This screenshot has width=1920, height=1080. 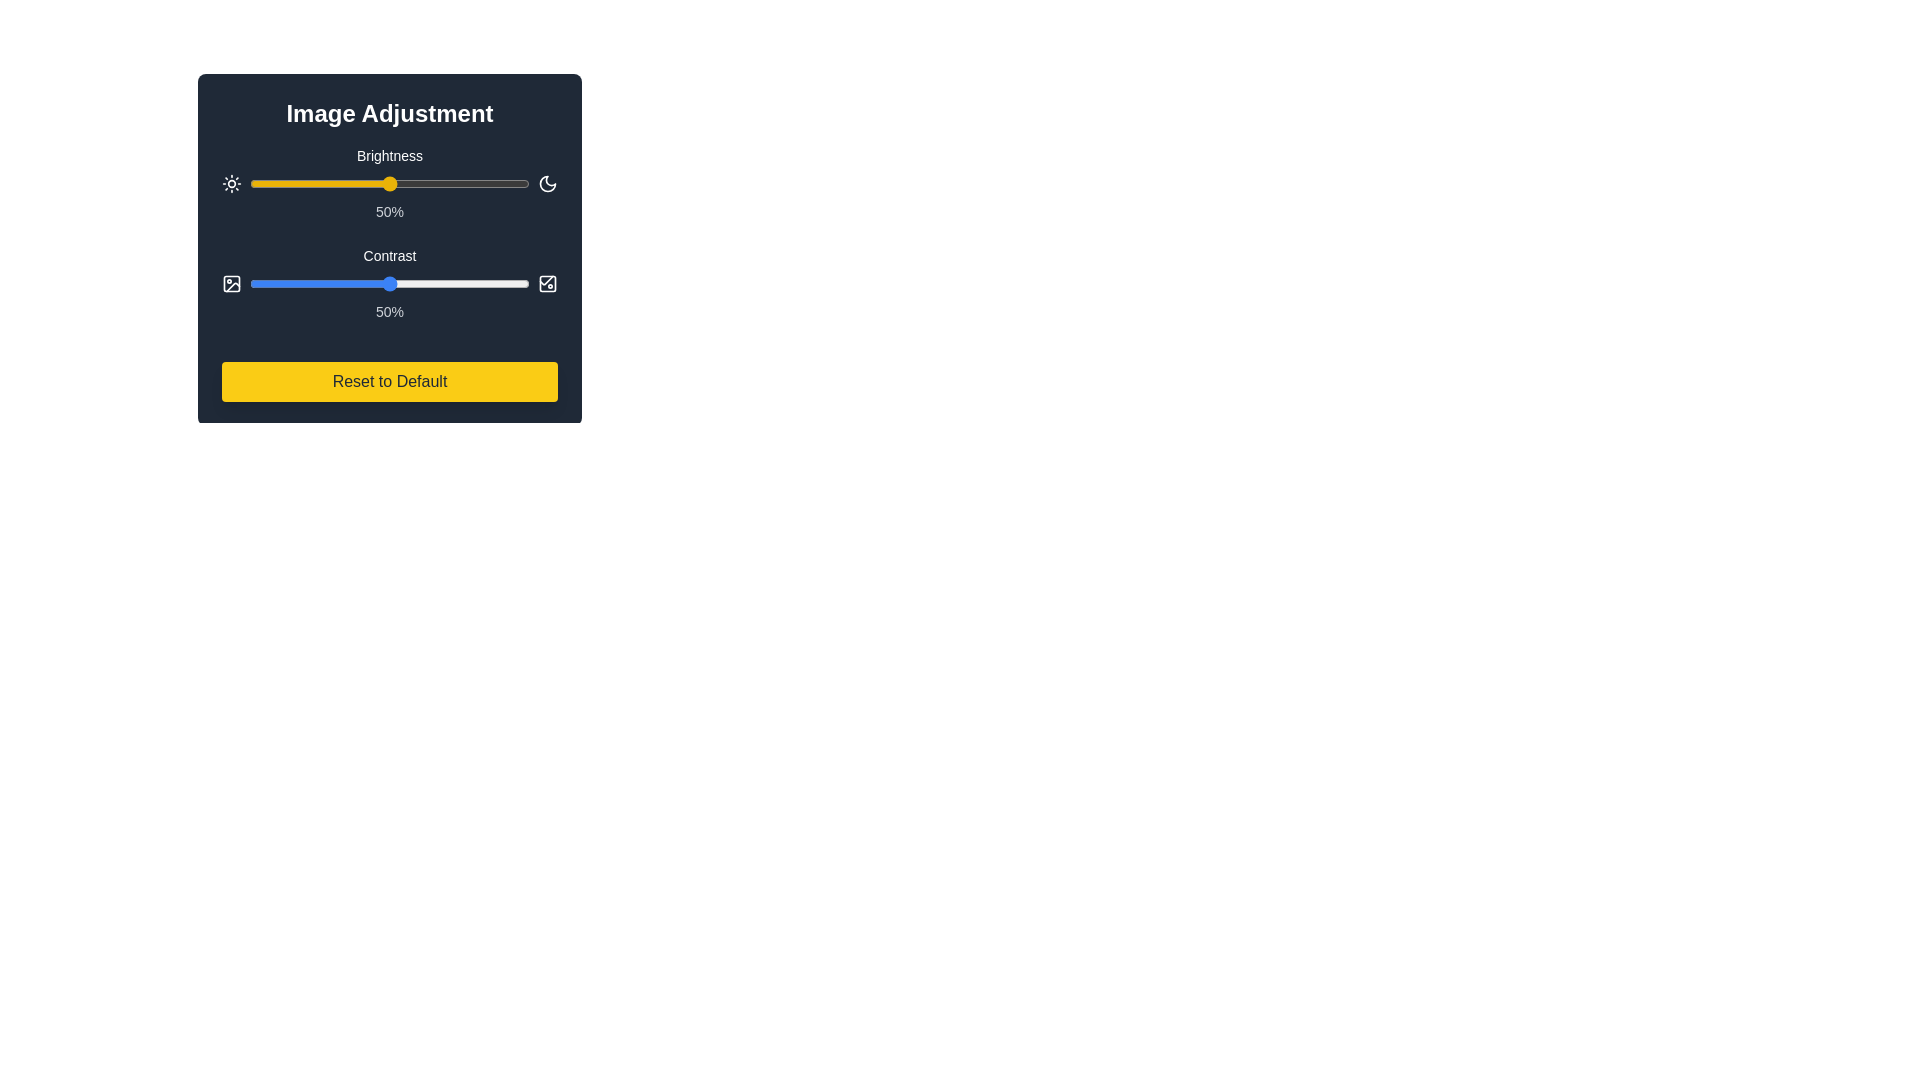 What do you see at coordinates (350, 284) in the screenshot?
I see `the contrast level` at bounding box center [350, 284].